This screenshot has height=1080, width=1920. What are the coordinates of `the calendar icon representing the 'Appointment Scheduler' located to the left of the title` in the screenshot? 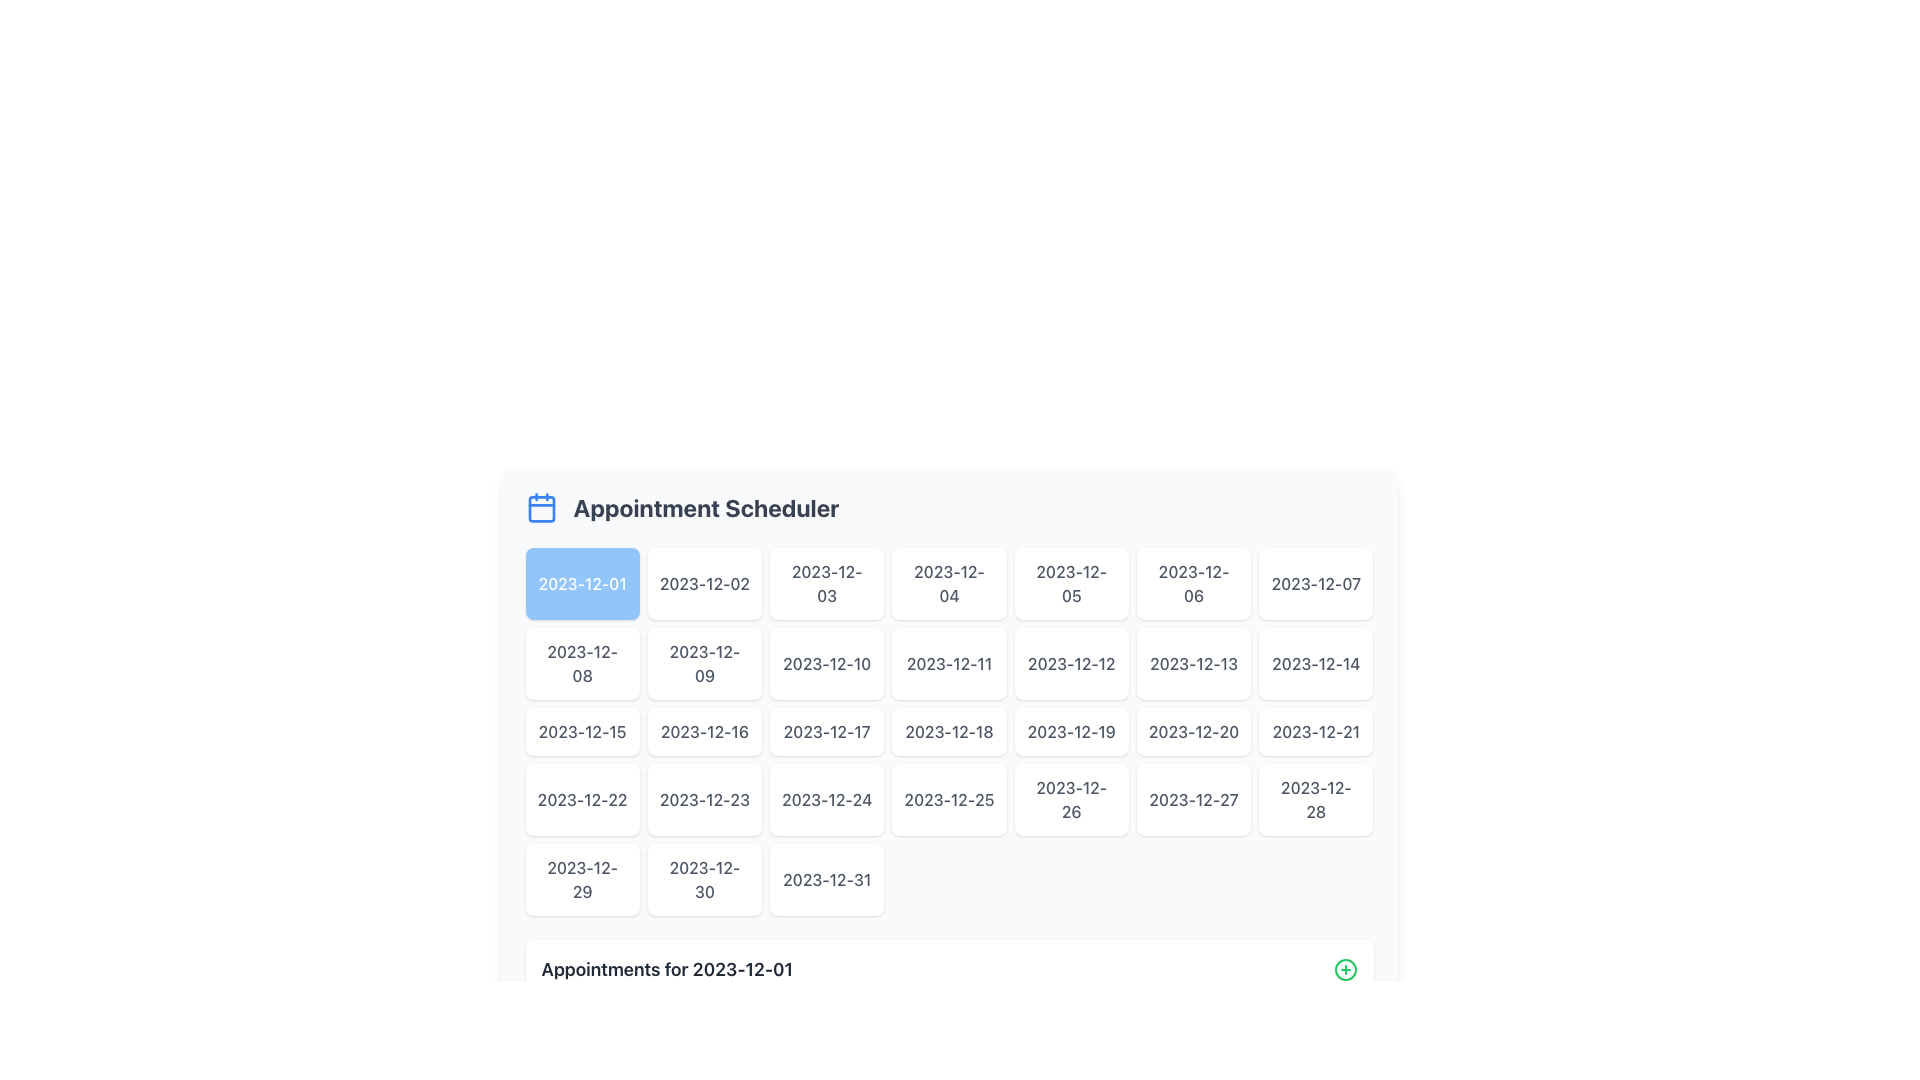 It's located at (541, 507).